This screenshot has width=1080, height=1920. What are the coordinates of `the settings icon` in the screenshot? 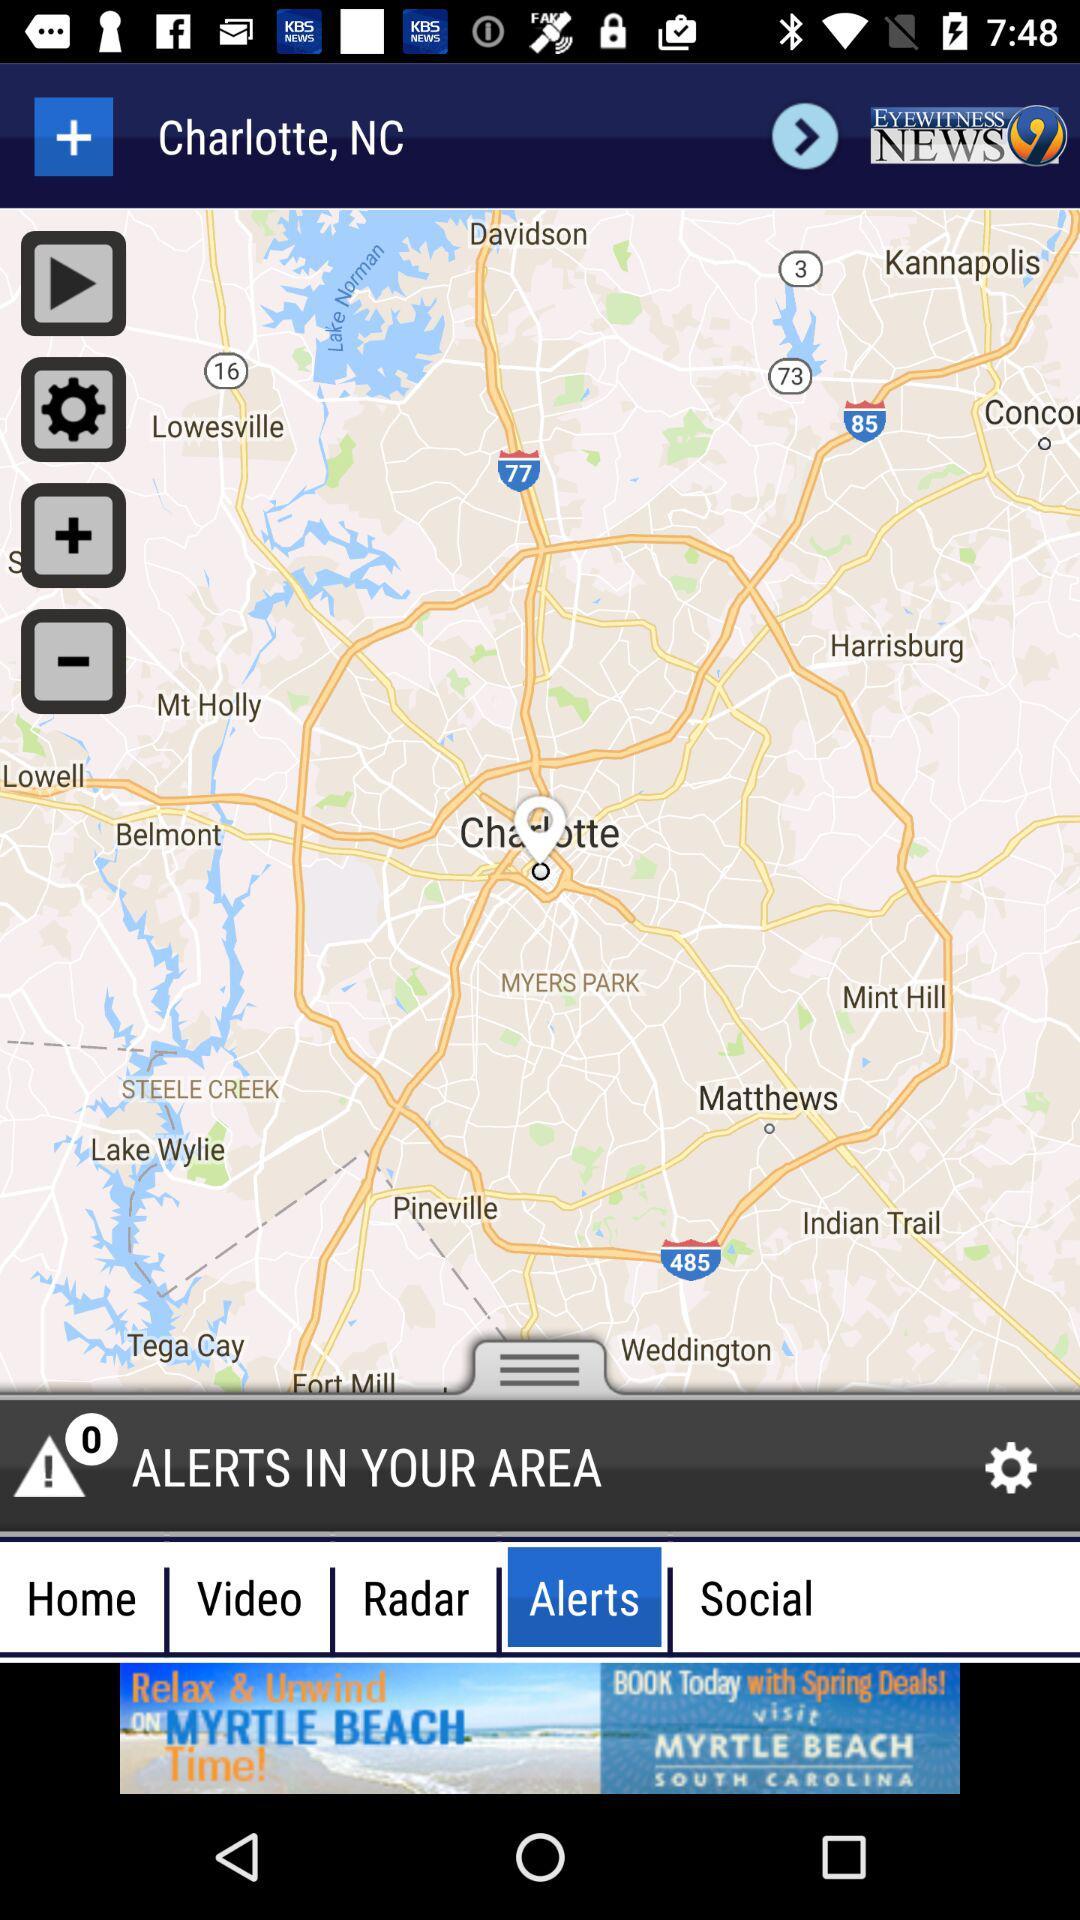 It's located at (1011, 1468).